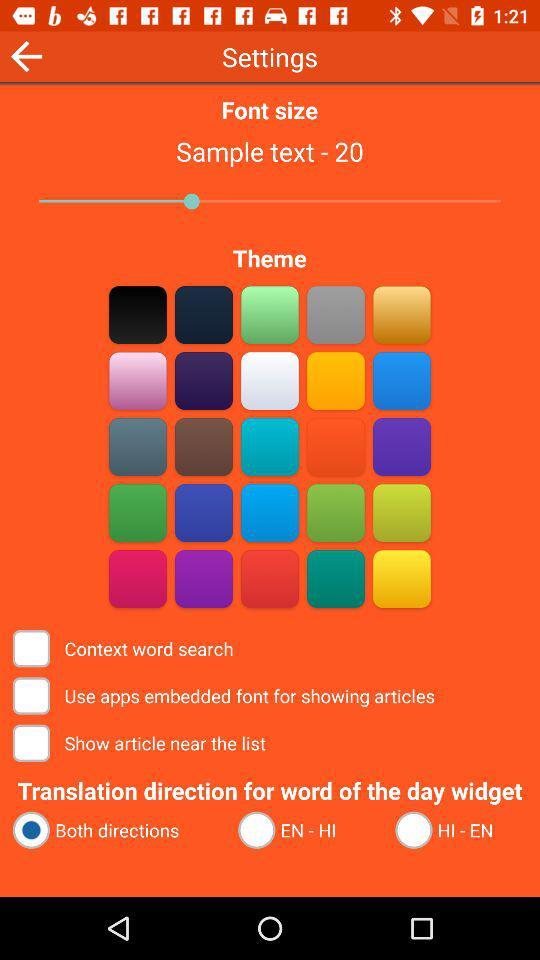  Describe the element at coordinates (137, 446) in the screenshot. I see `wallpaper theme` at that location.